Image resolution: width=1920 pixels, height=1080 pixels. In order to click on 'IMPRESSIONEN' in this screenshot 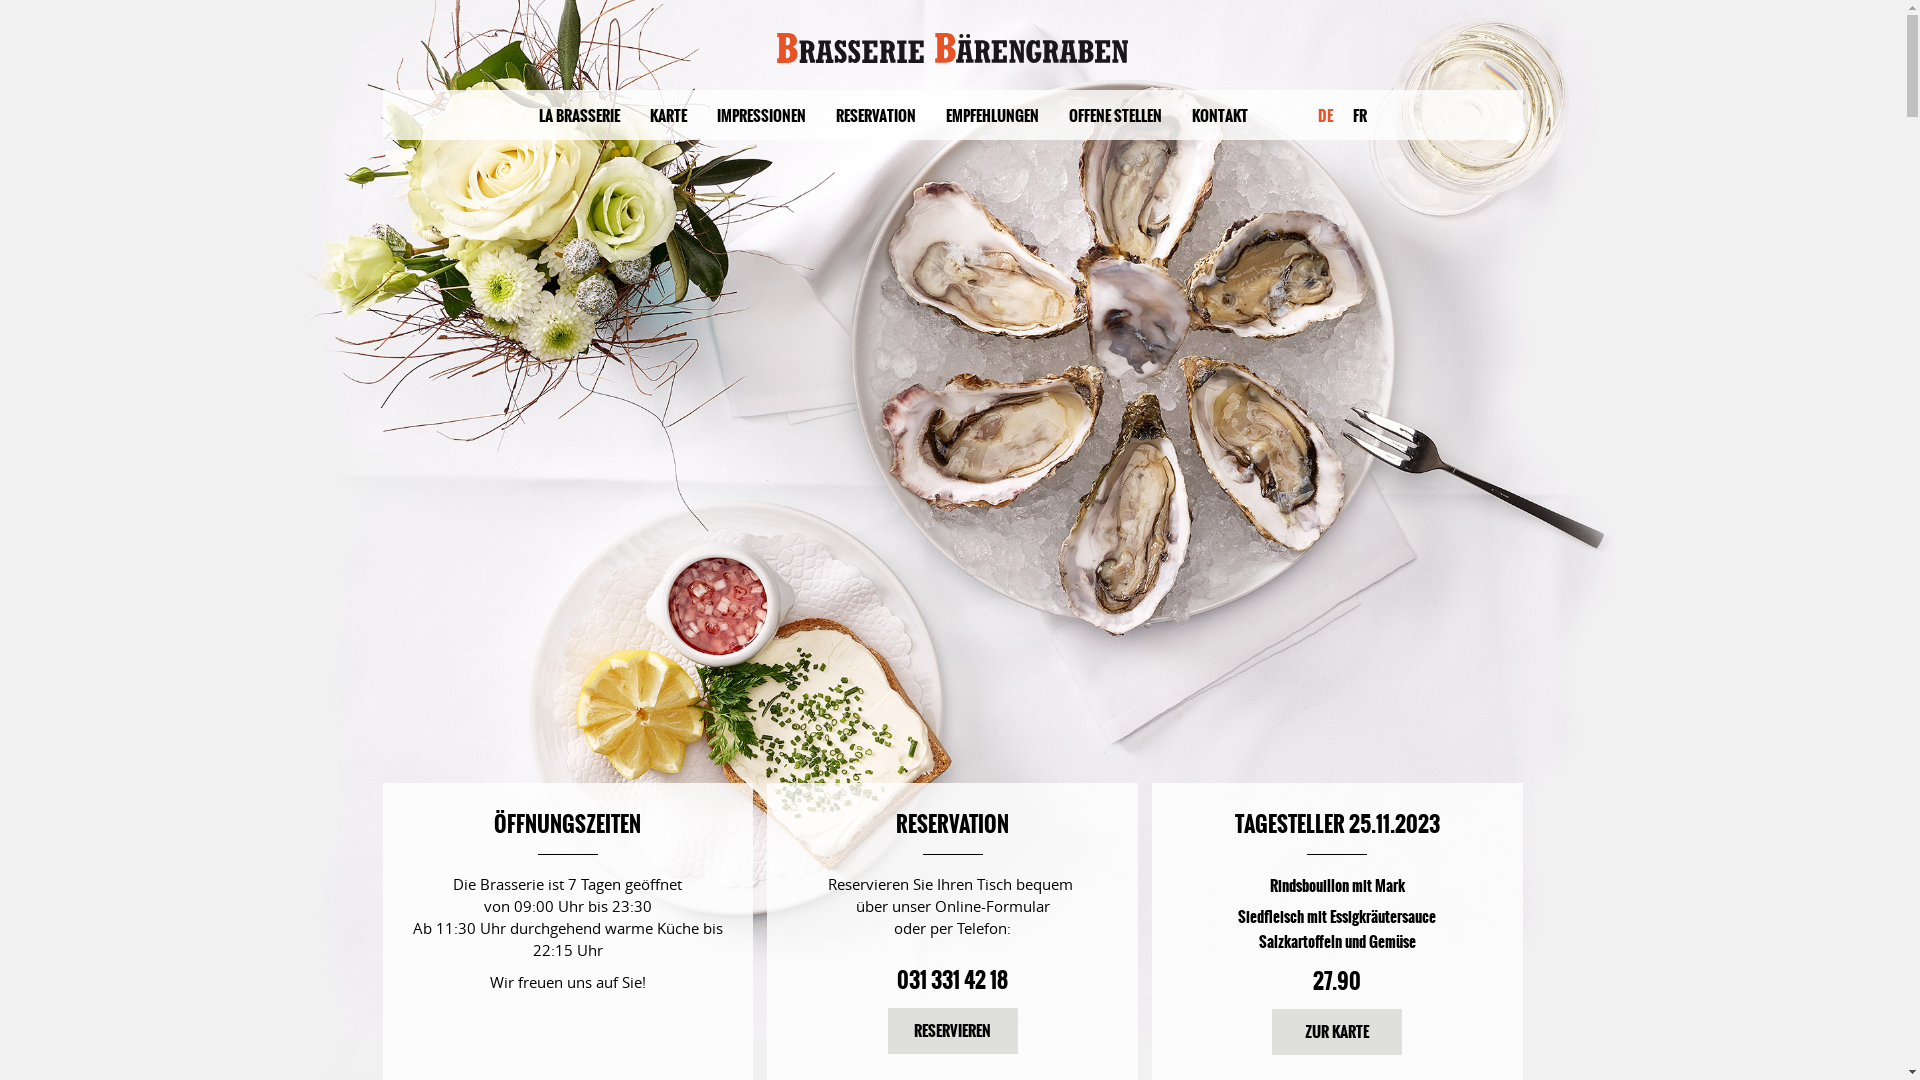, I will do `click(760, 115)`.